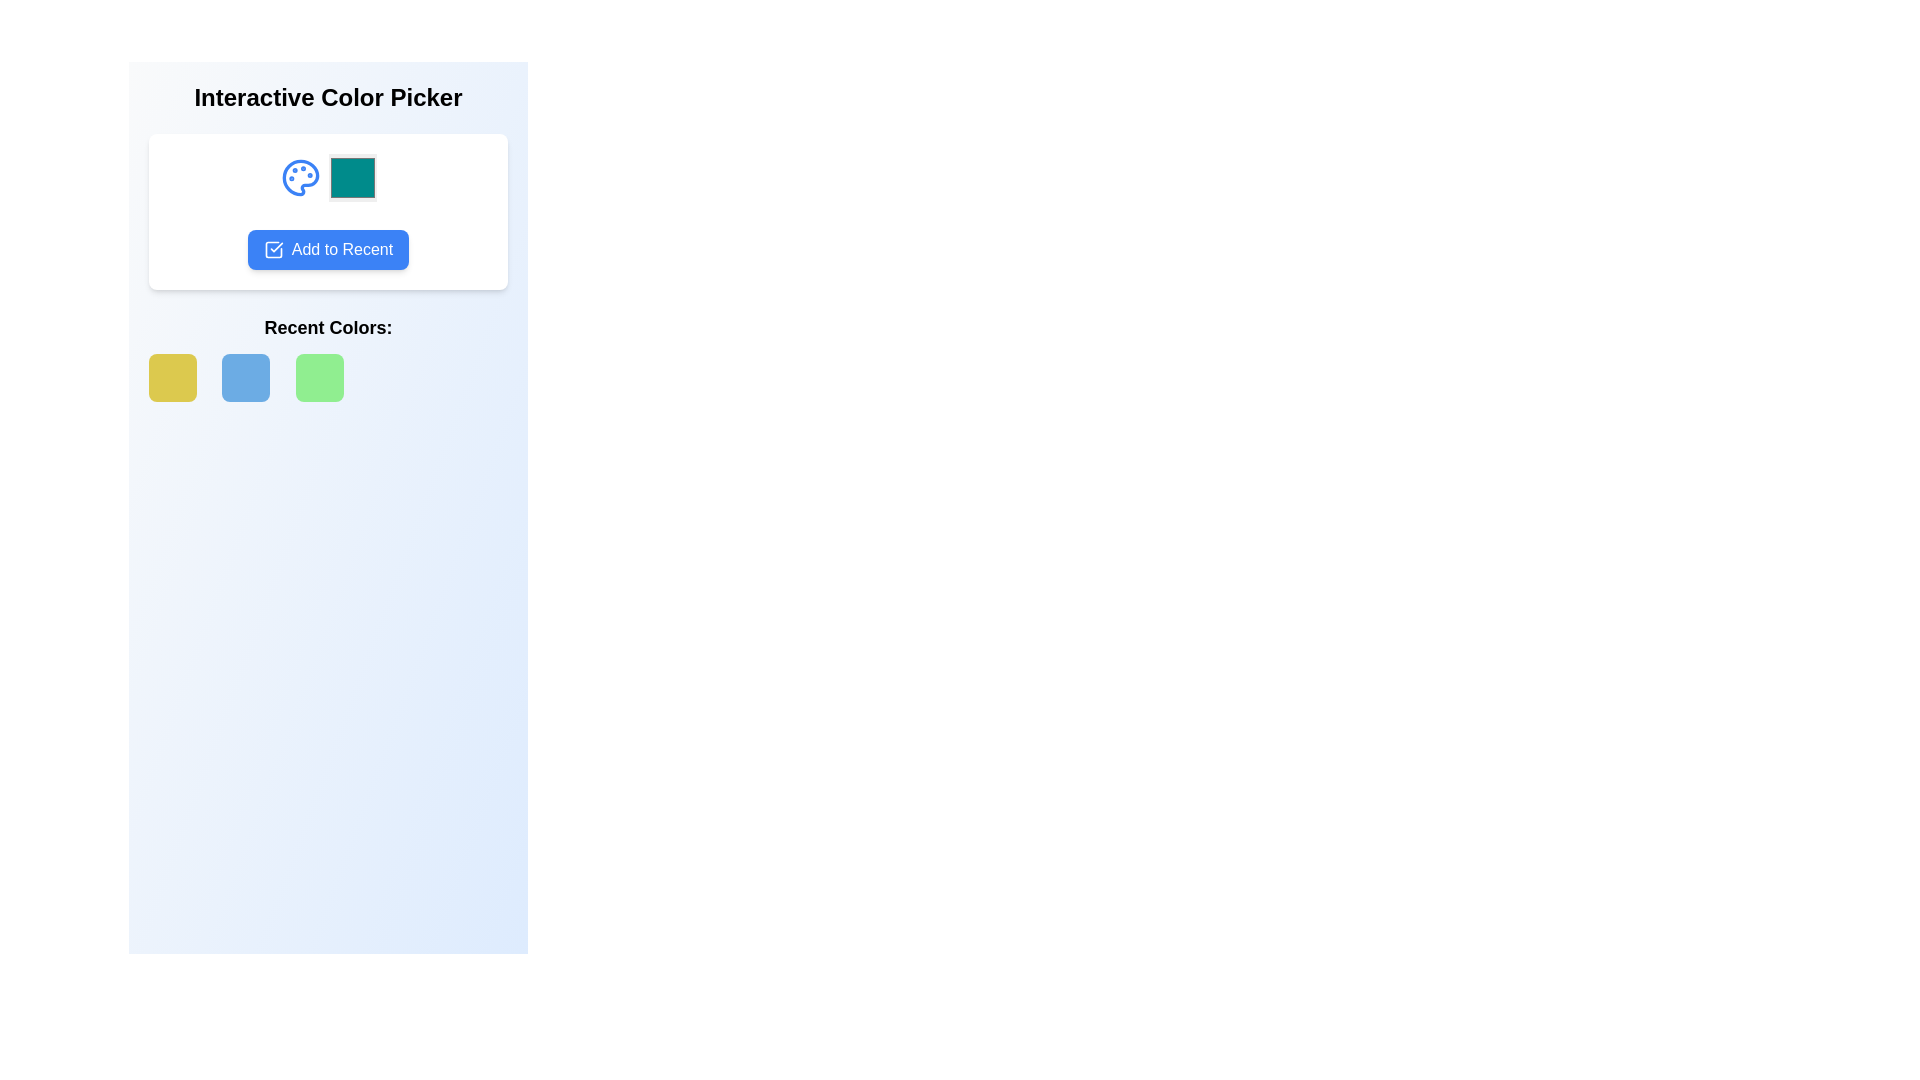 Image resolution: width=1920 pixels, height=1080 pixels. I want to click on the blue palette icon, which is the first icon in a horizontal arrangement above the 'Add to Recent' button, to interact with it, so click(299, 176).